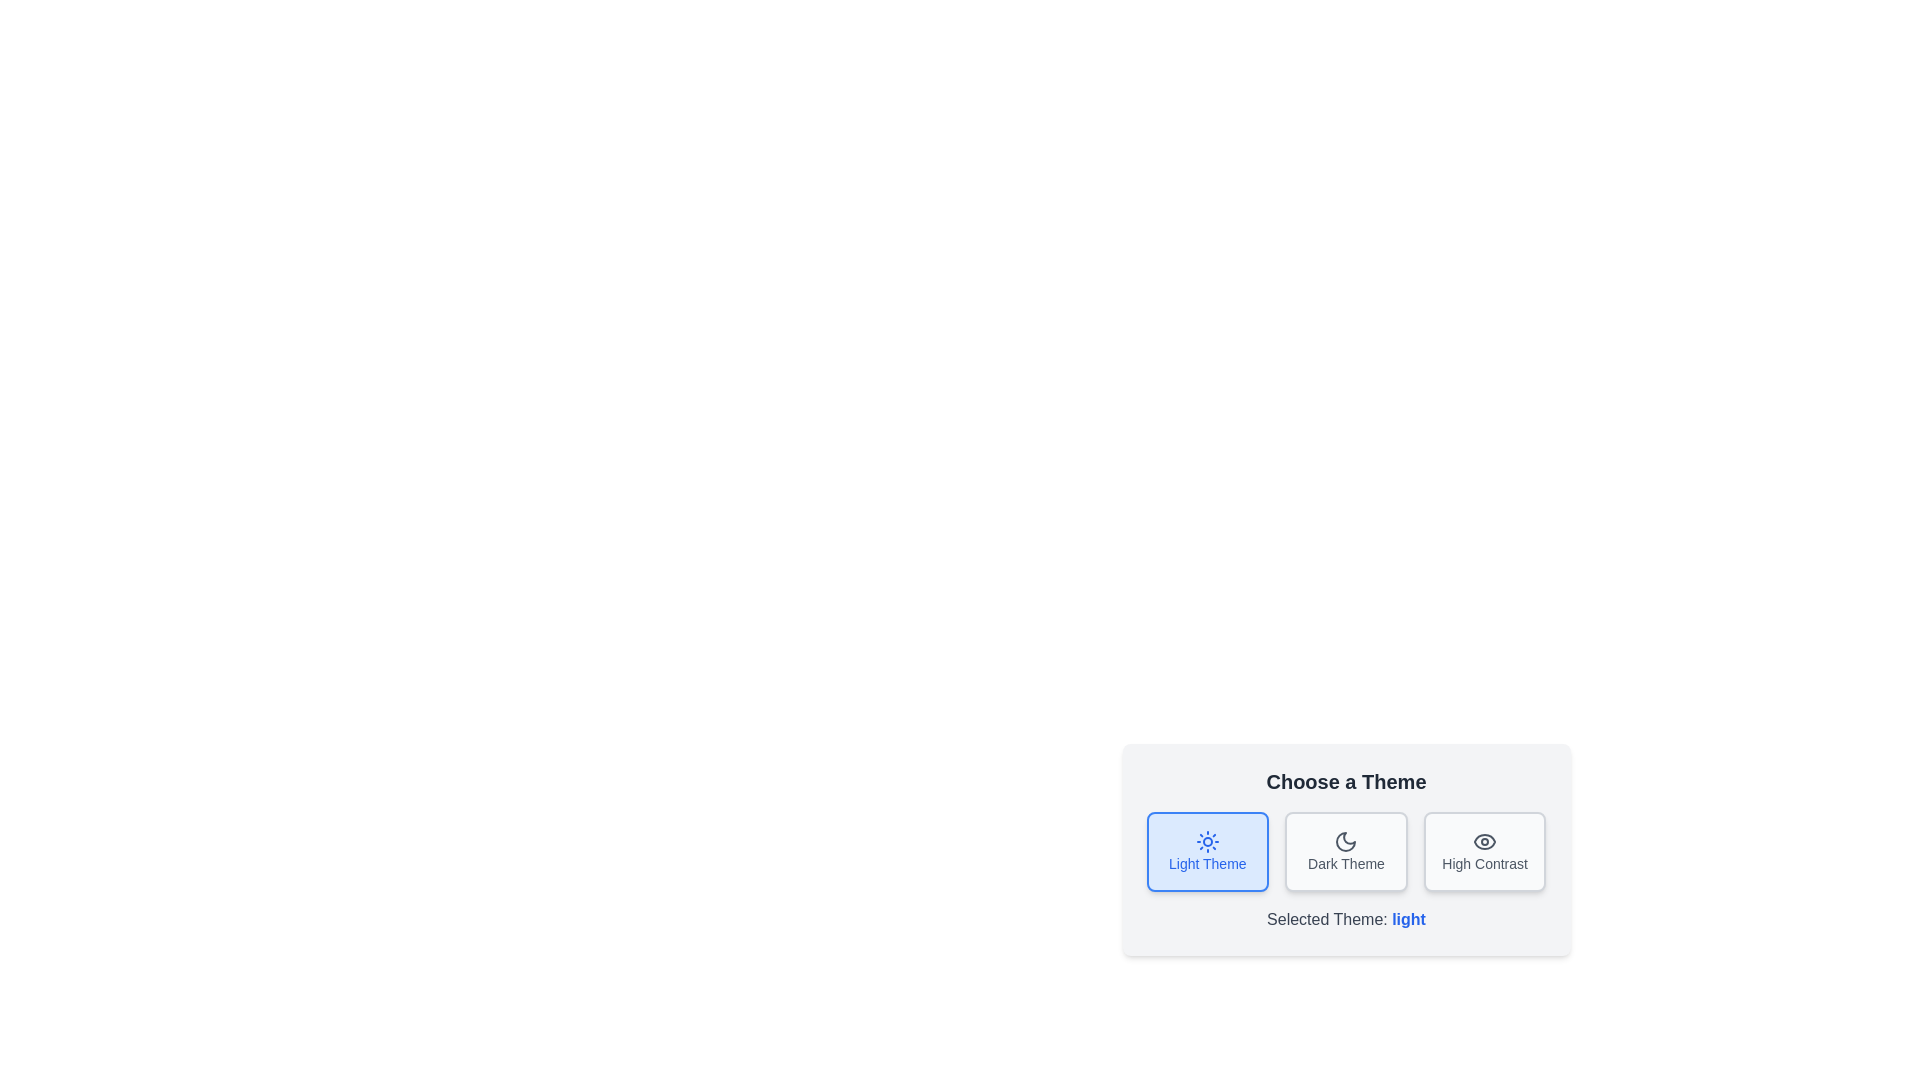 This screenshot has width=1920, height=1080. Describe the element at coordinates (1346, 852) in the screenshot. I see `the theme corresponding to Dark Theme by clicking the respective button` at that location.